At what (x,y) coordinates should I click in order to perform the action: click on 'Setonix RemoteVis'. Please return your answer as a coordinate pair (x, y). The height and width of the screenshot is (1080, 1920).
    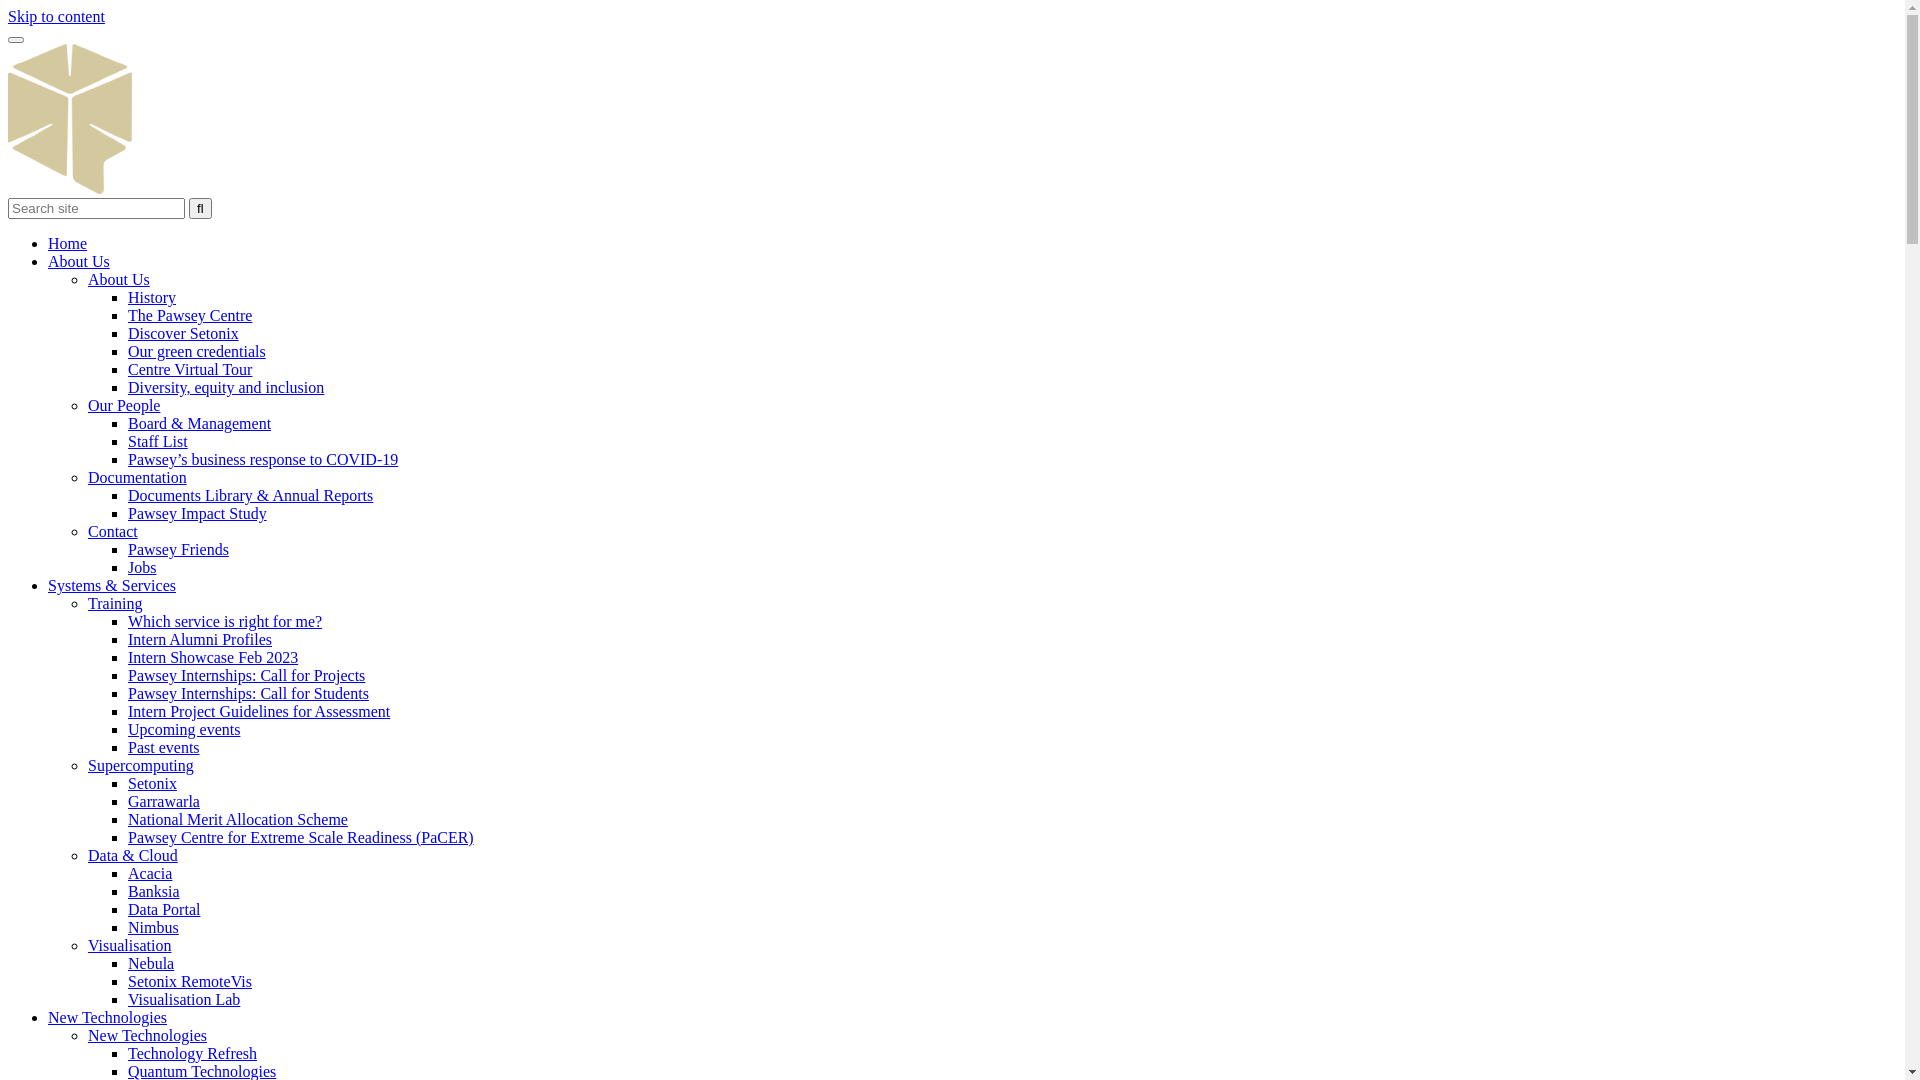
    Looking at the image, I should click on (190, 980).